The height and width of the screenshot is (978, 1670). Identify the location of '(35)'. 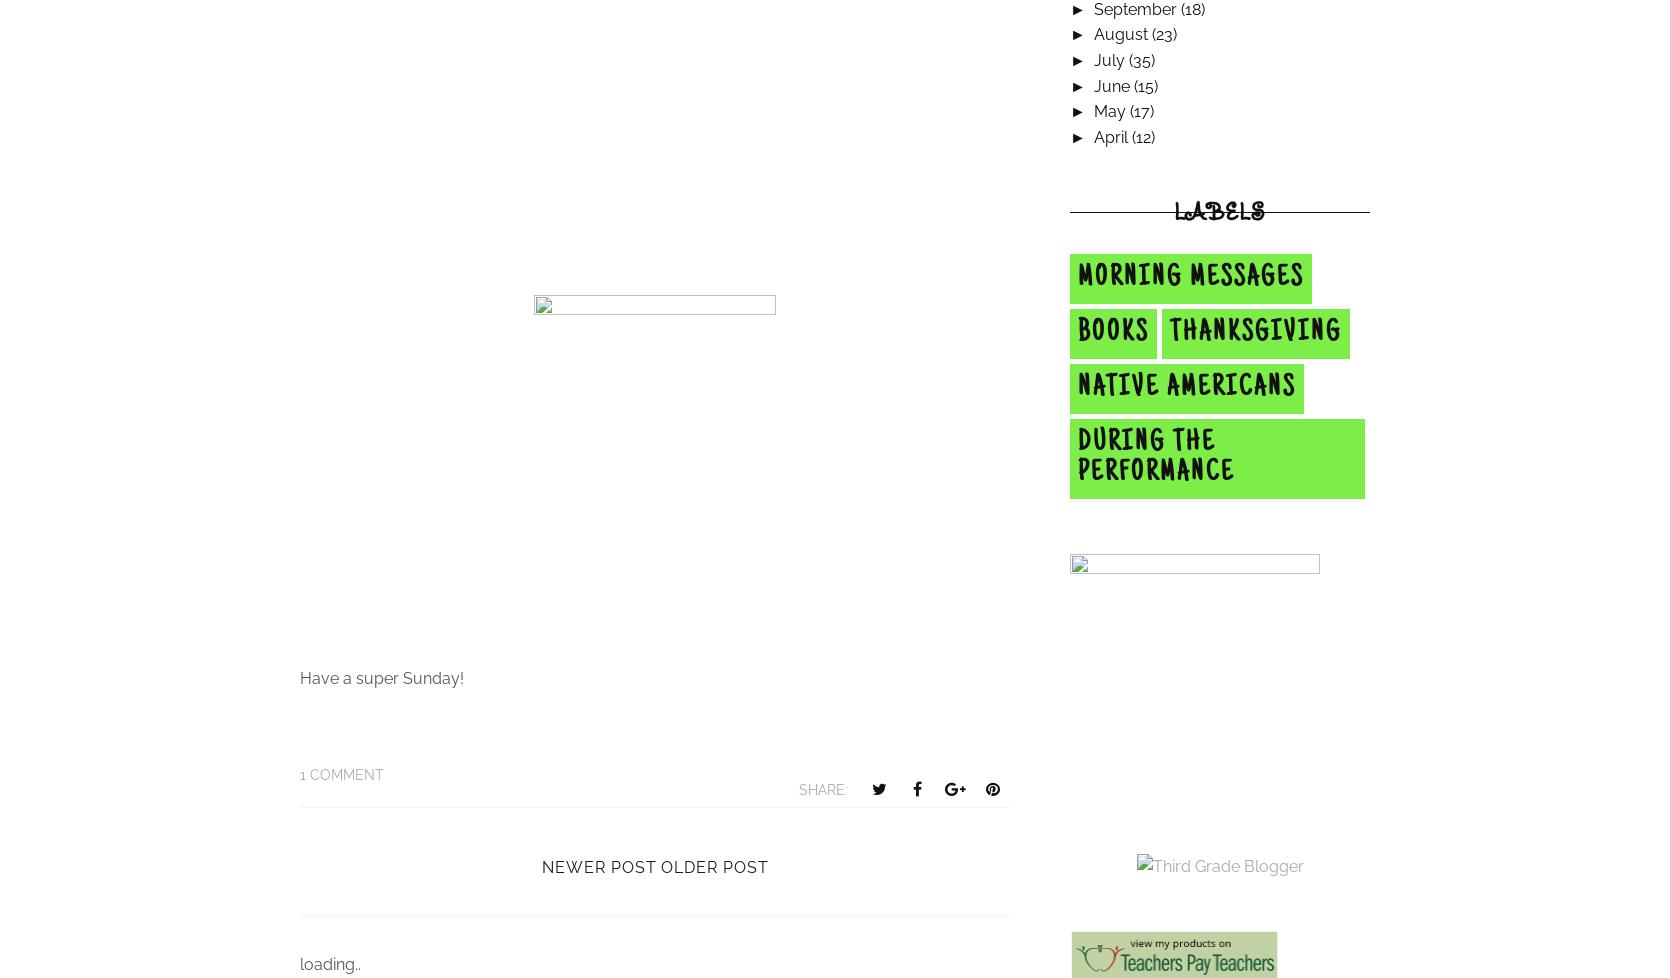
(1126, 60).